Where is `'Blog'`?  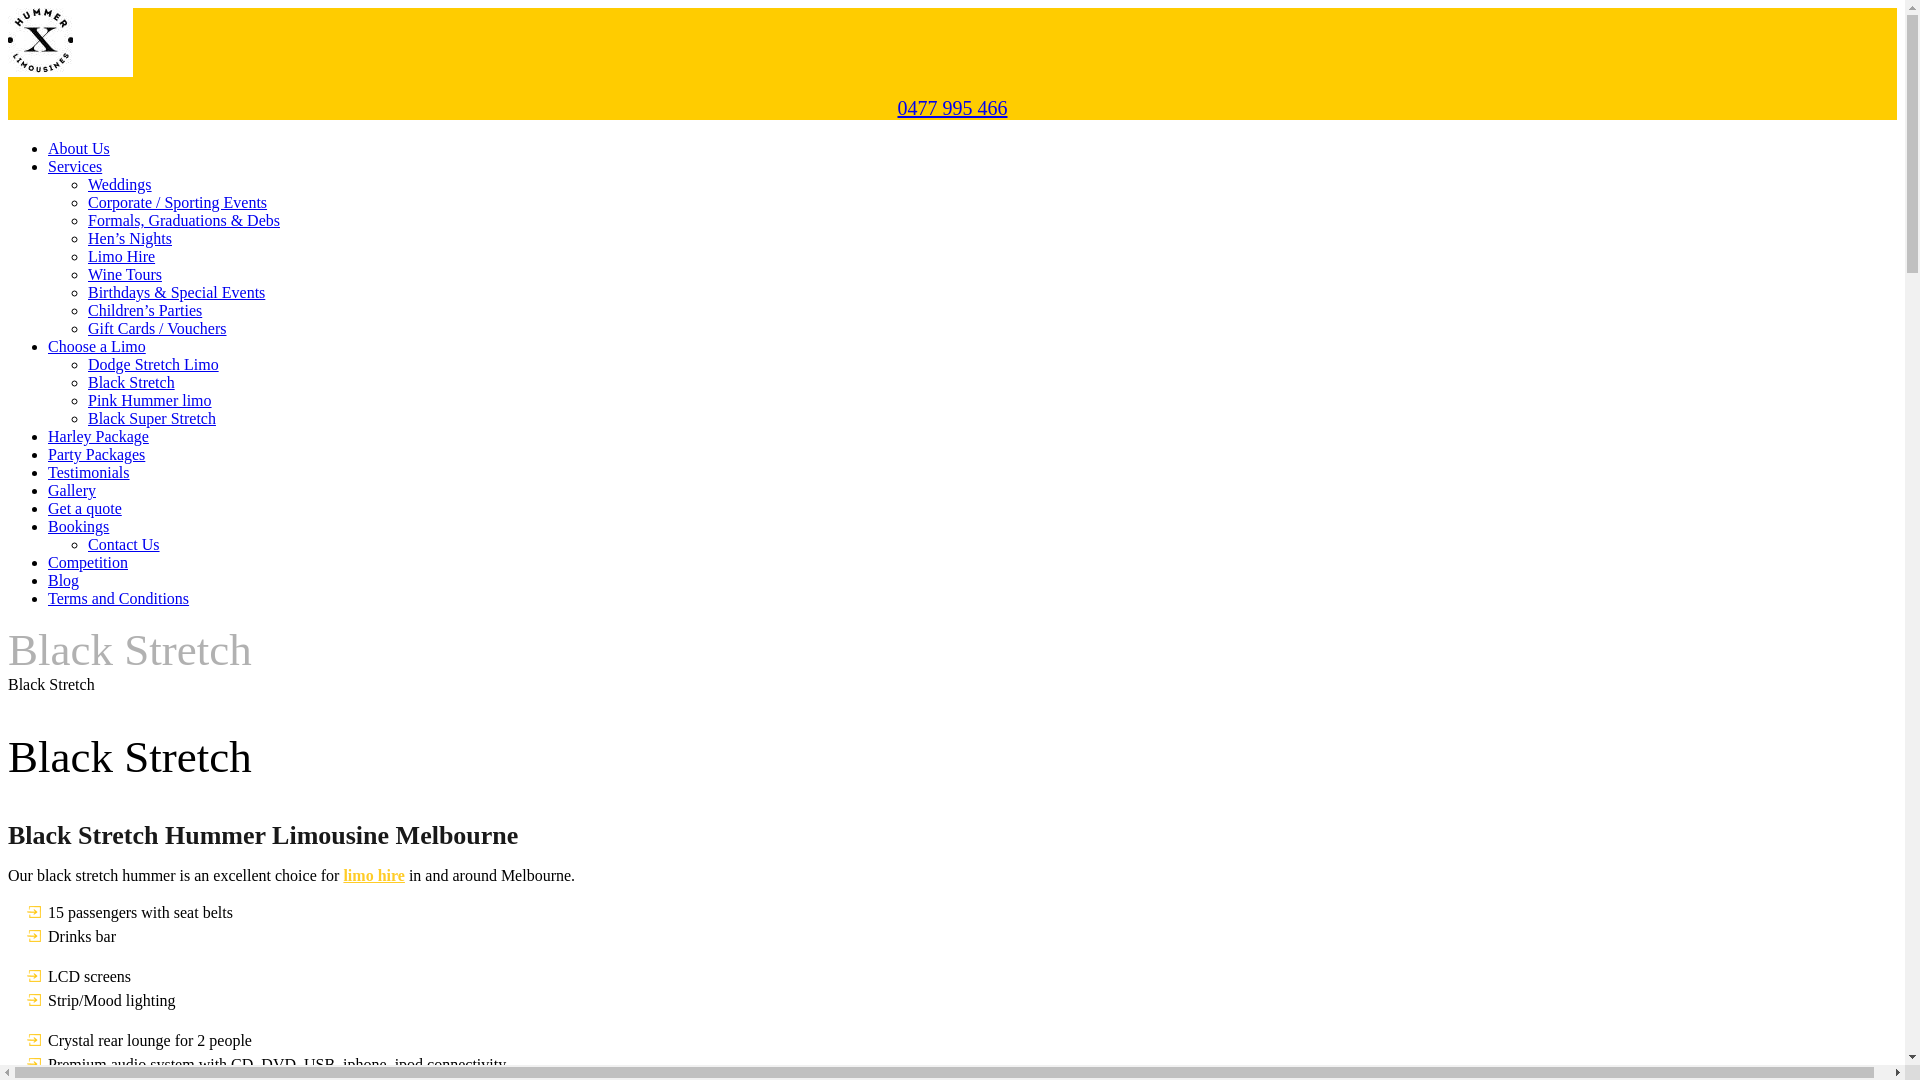
'Blog' is located at coordinates (63, 580).